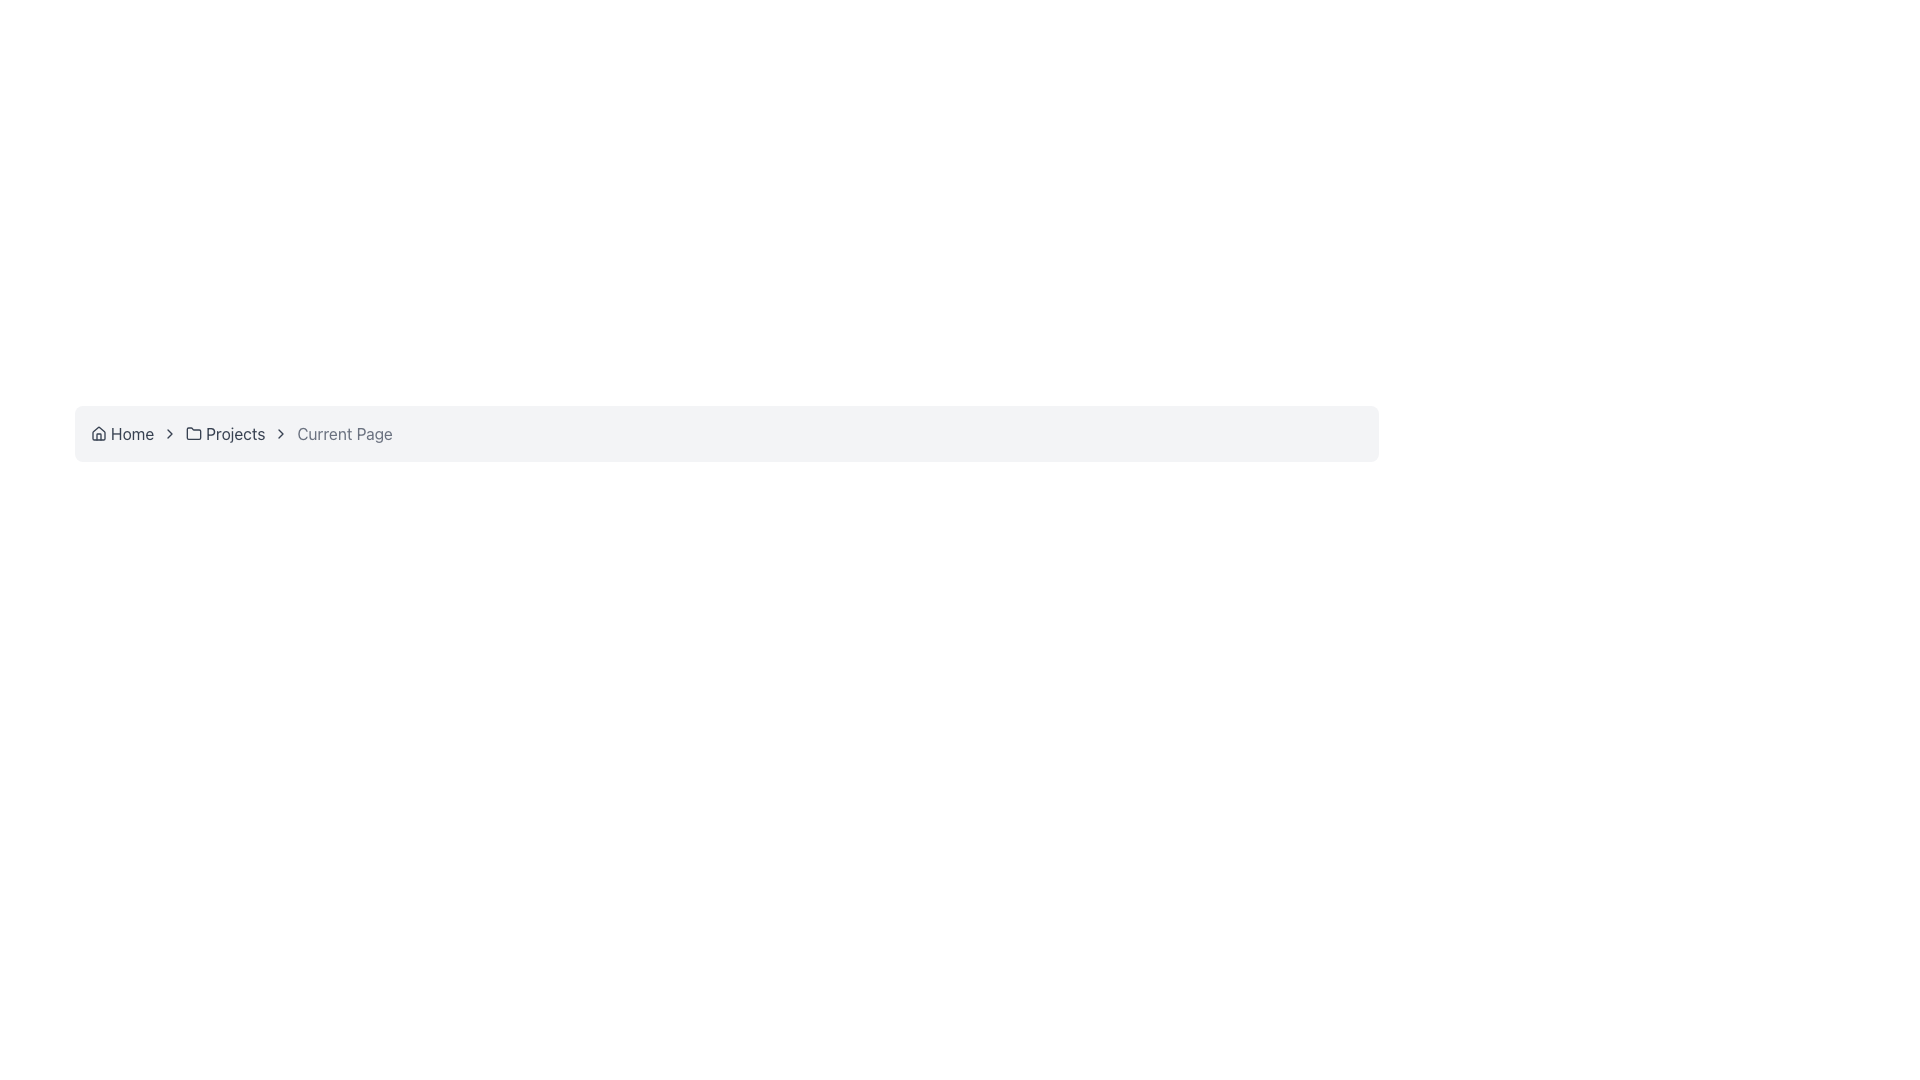 This screenshot has height=1080, width=1920. What do you see at coordinates (235, 433) in the screenshot?
I see `the 'Projects' text link in the breadcrumb navigation bar` at bounding box center [235, 433].